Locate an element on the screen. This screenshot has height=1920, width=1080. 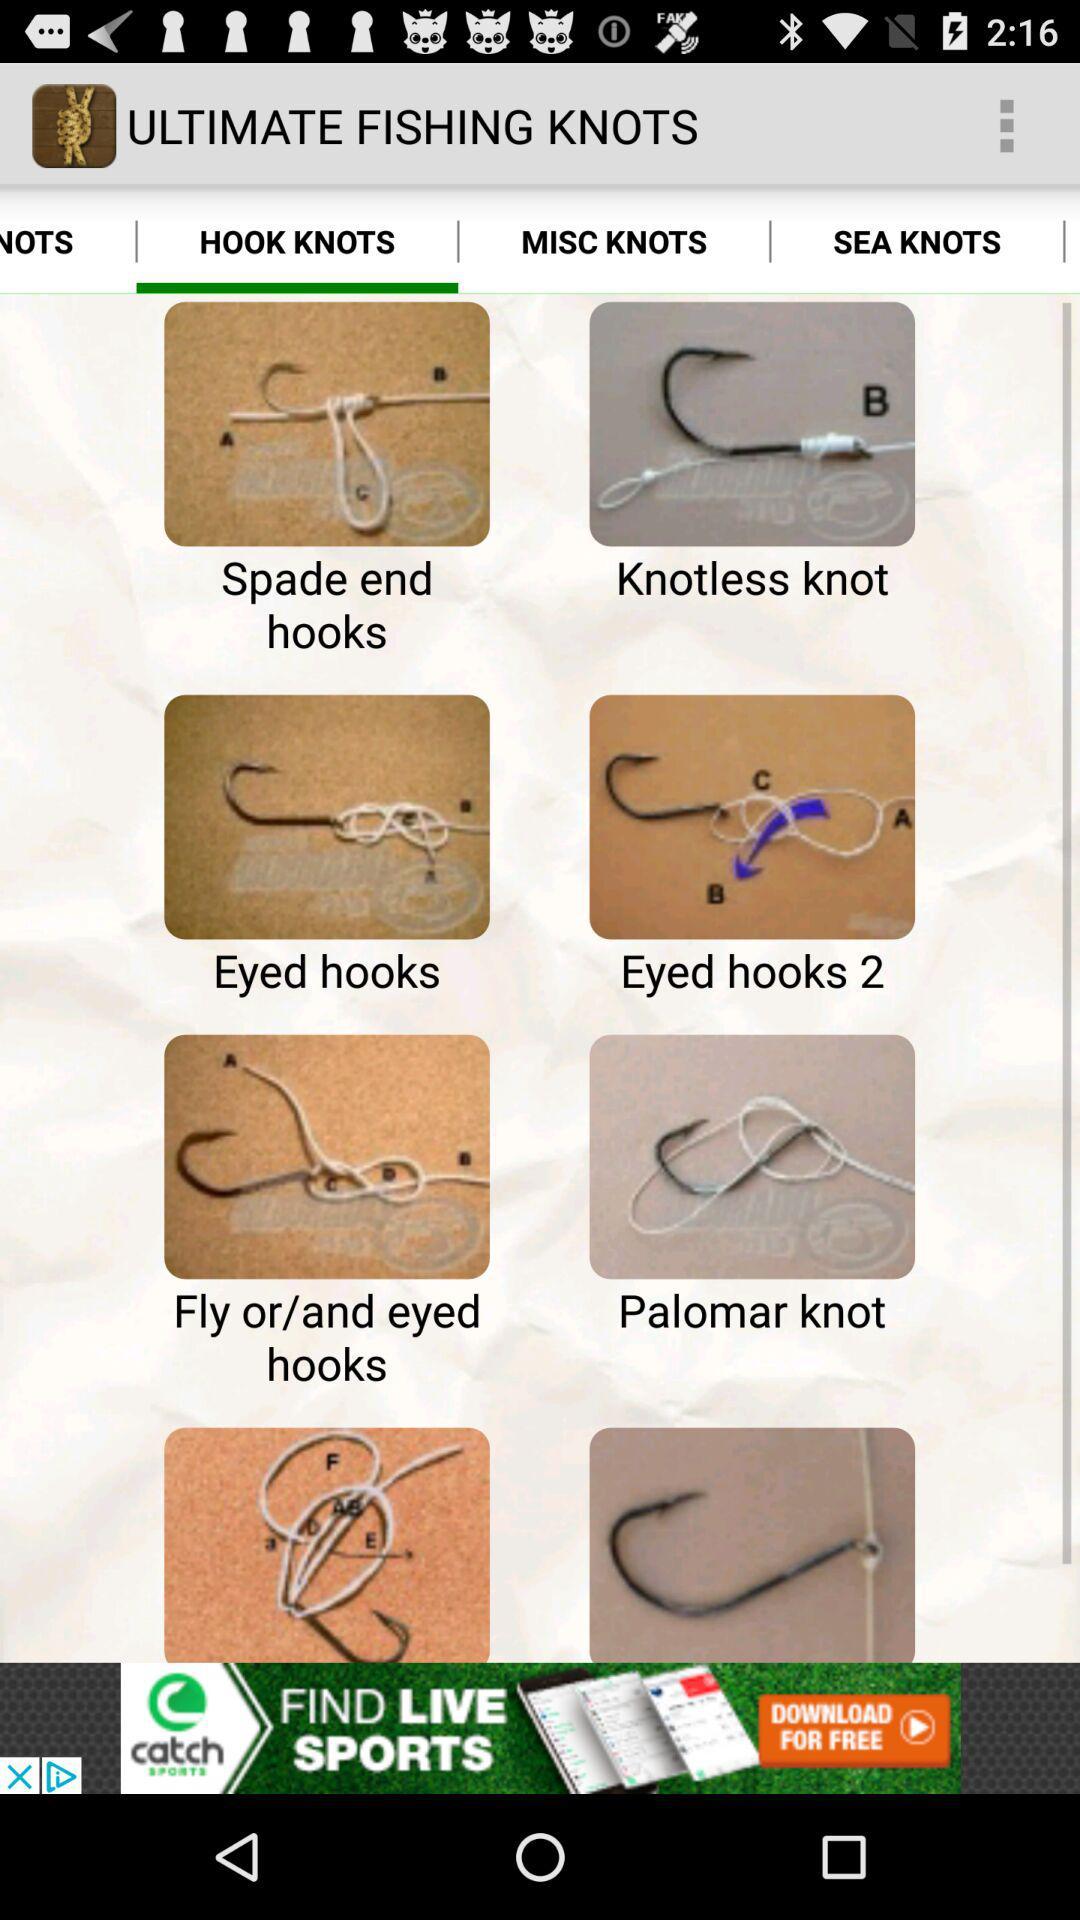
image page is located at coordinates (326, 1156).